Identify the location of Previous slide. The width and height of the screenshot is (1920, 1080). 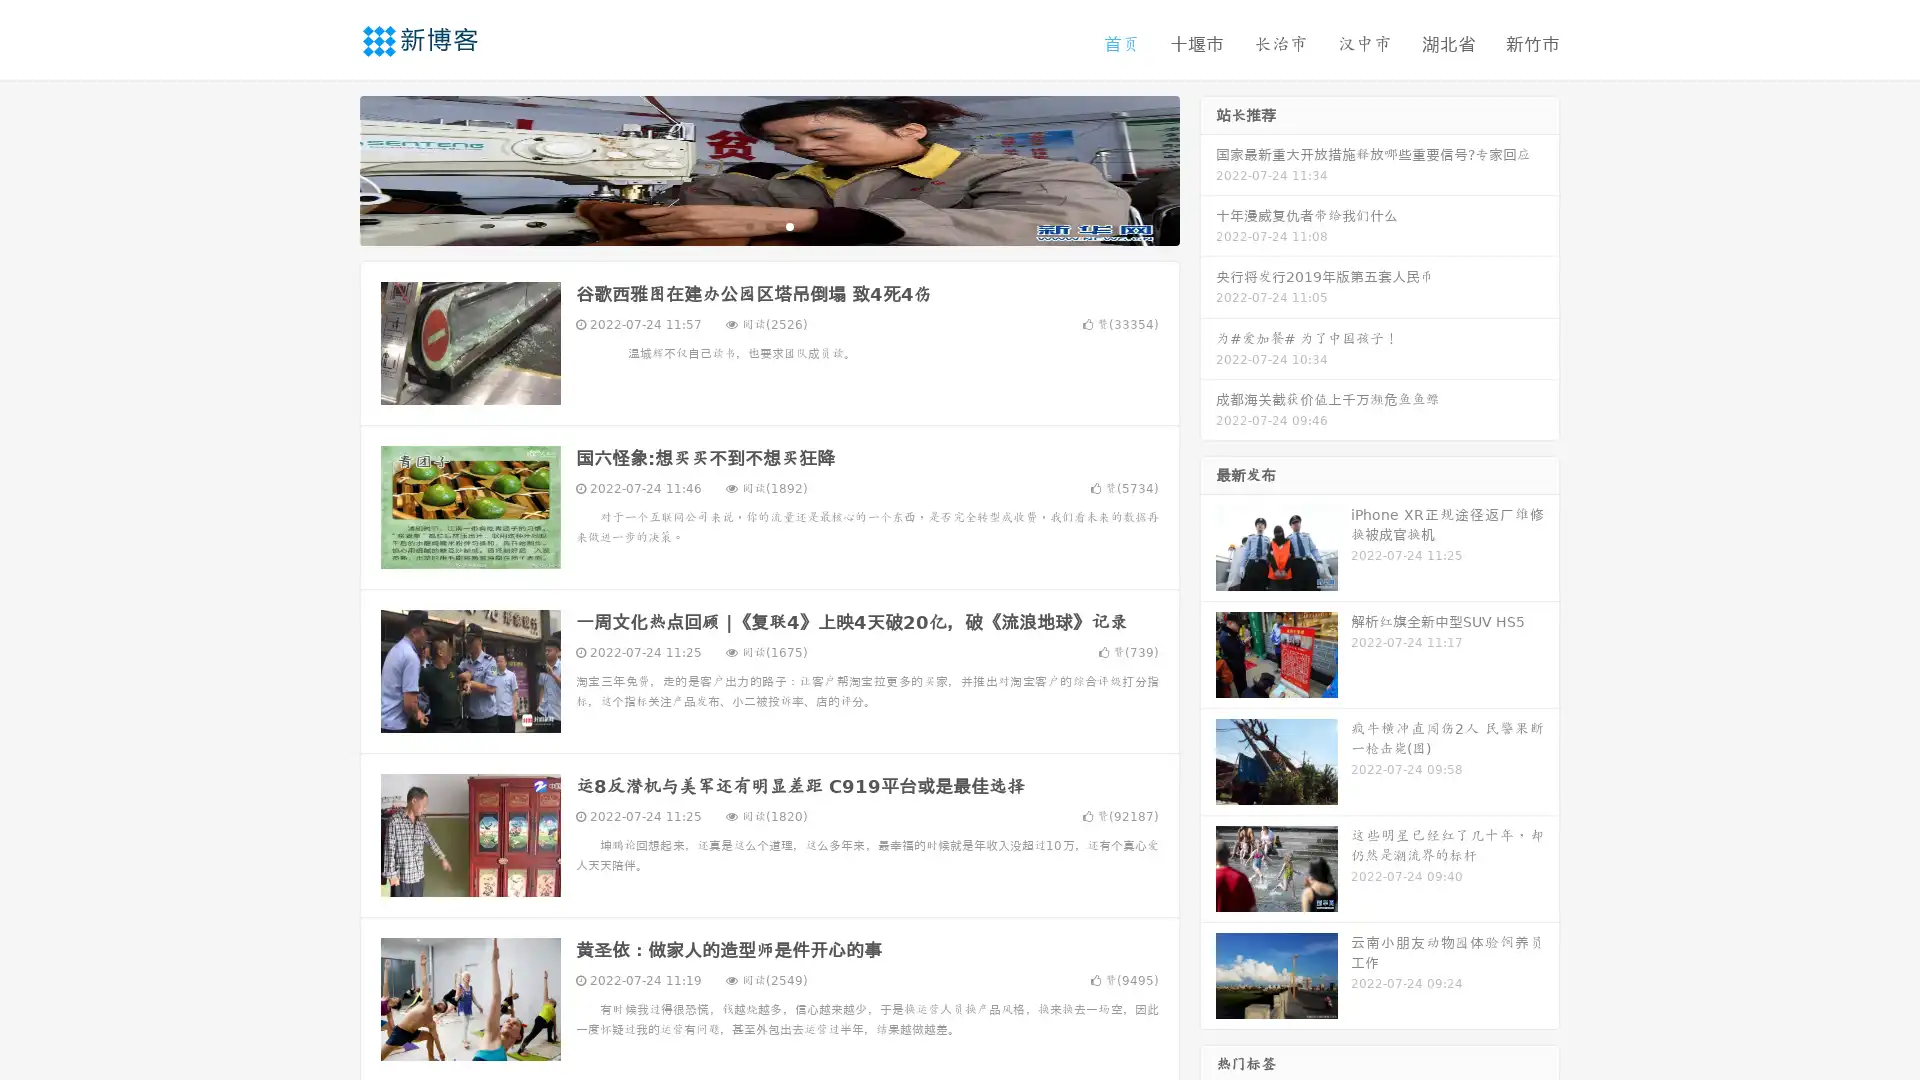
(330, 168).